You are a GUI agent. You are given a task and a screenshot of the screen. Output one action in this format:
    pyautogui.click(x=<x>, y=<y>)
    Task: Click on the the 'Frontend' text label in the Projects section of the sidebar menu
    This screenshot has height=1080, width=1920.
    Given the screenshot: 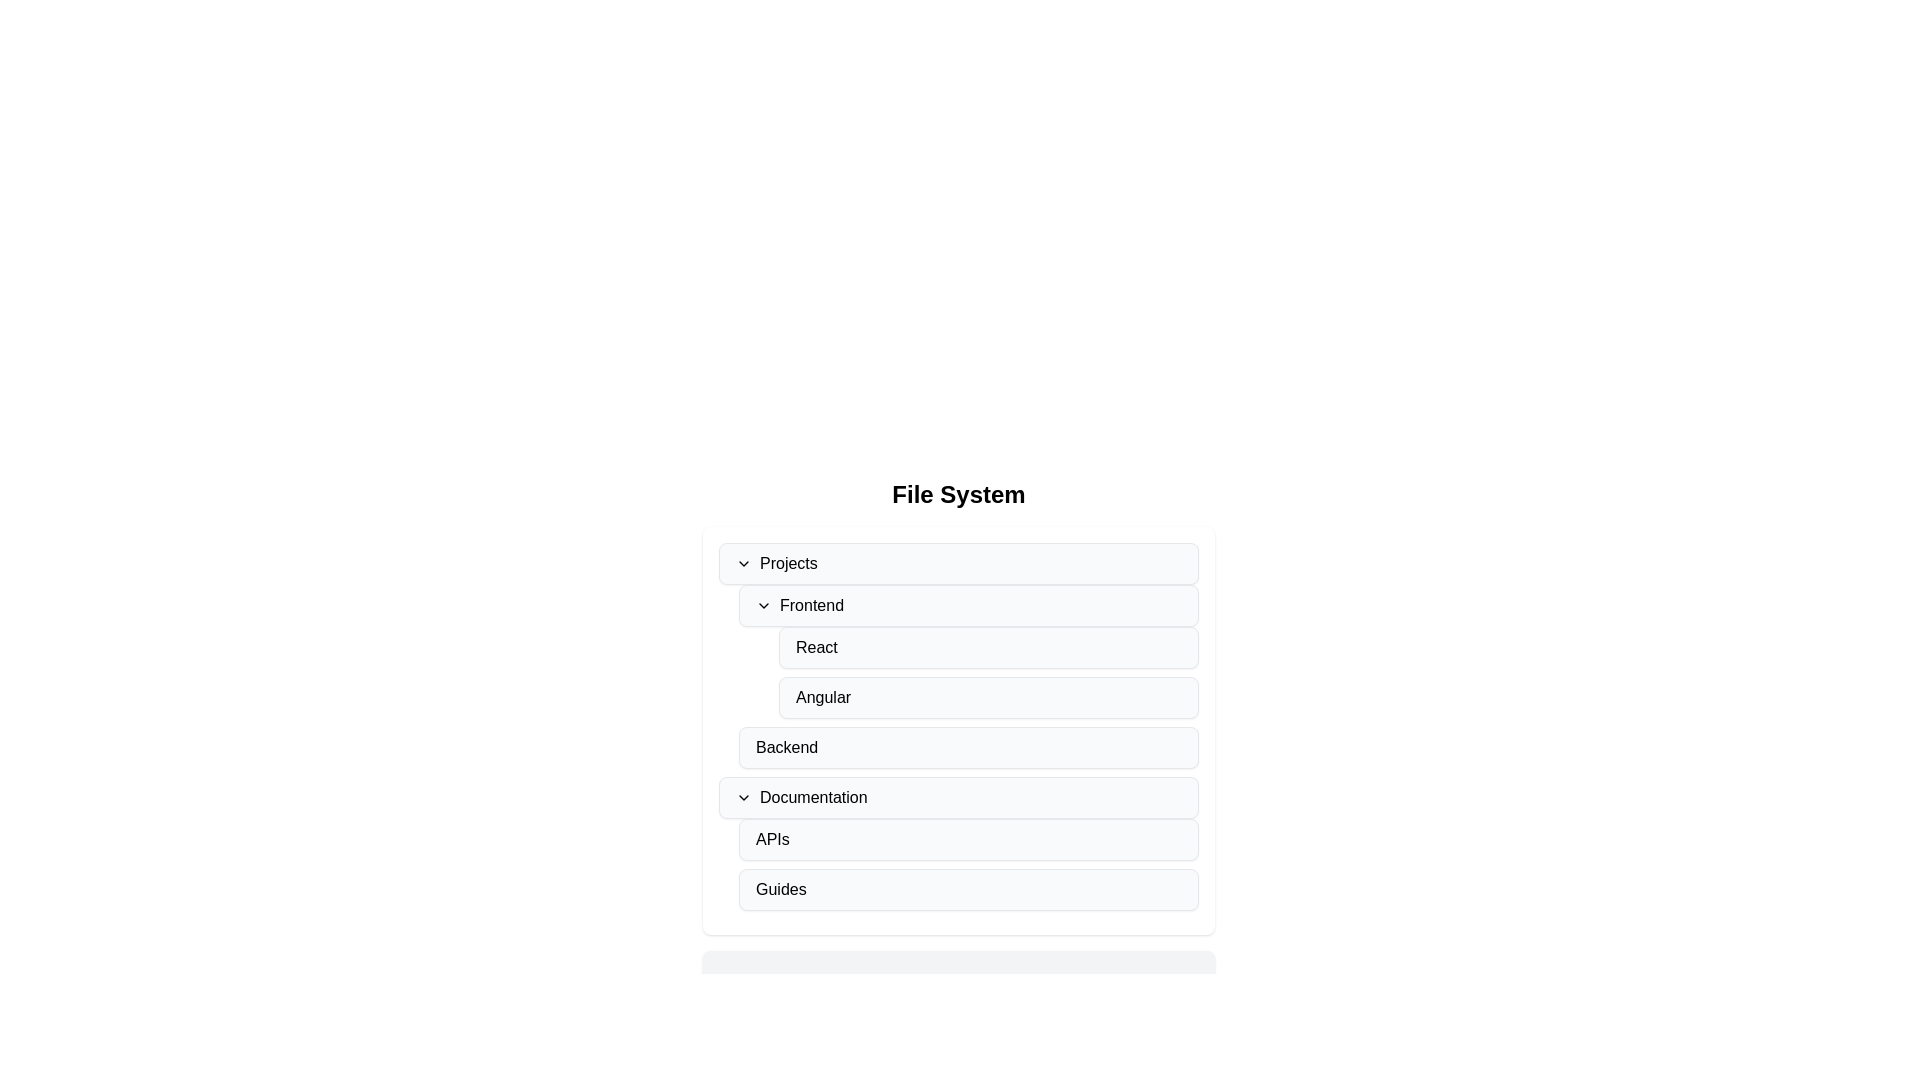 What is the action you would take?
    pyautogui.click(x=800, y=604)
    